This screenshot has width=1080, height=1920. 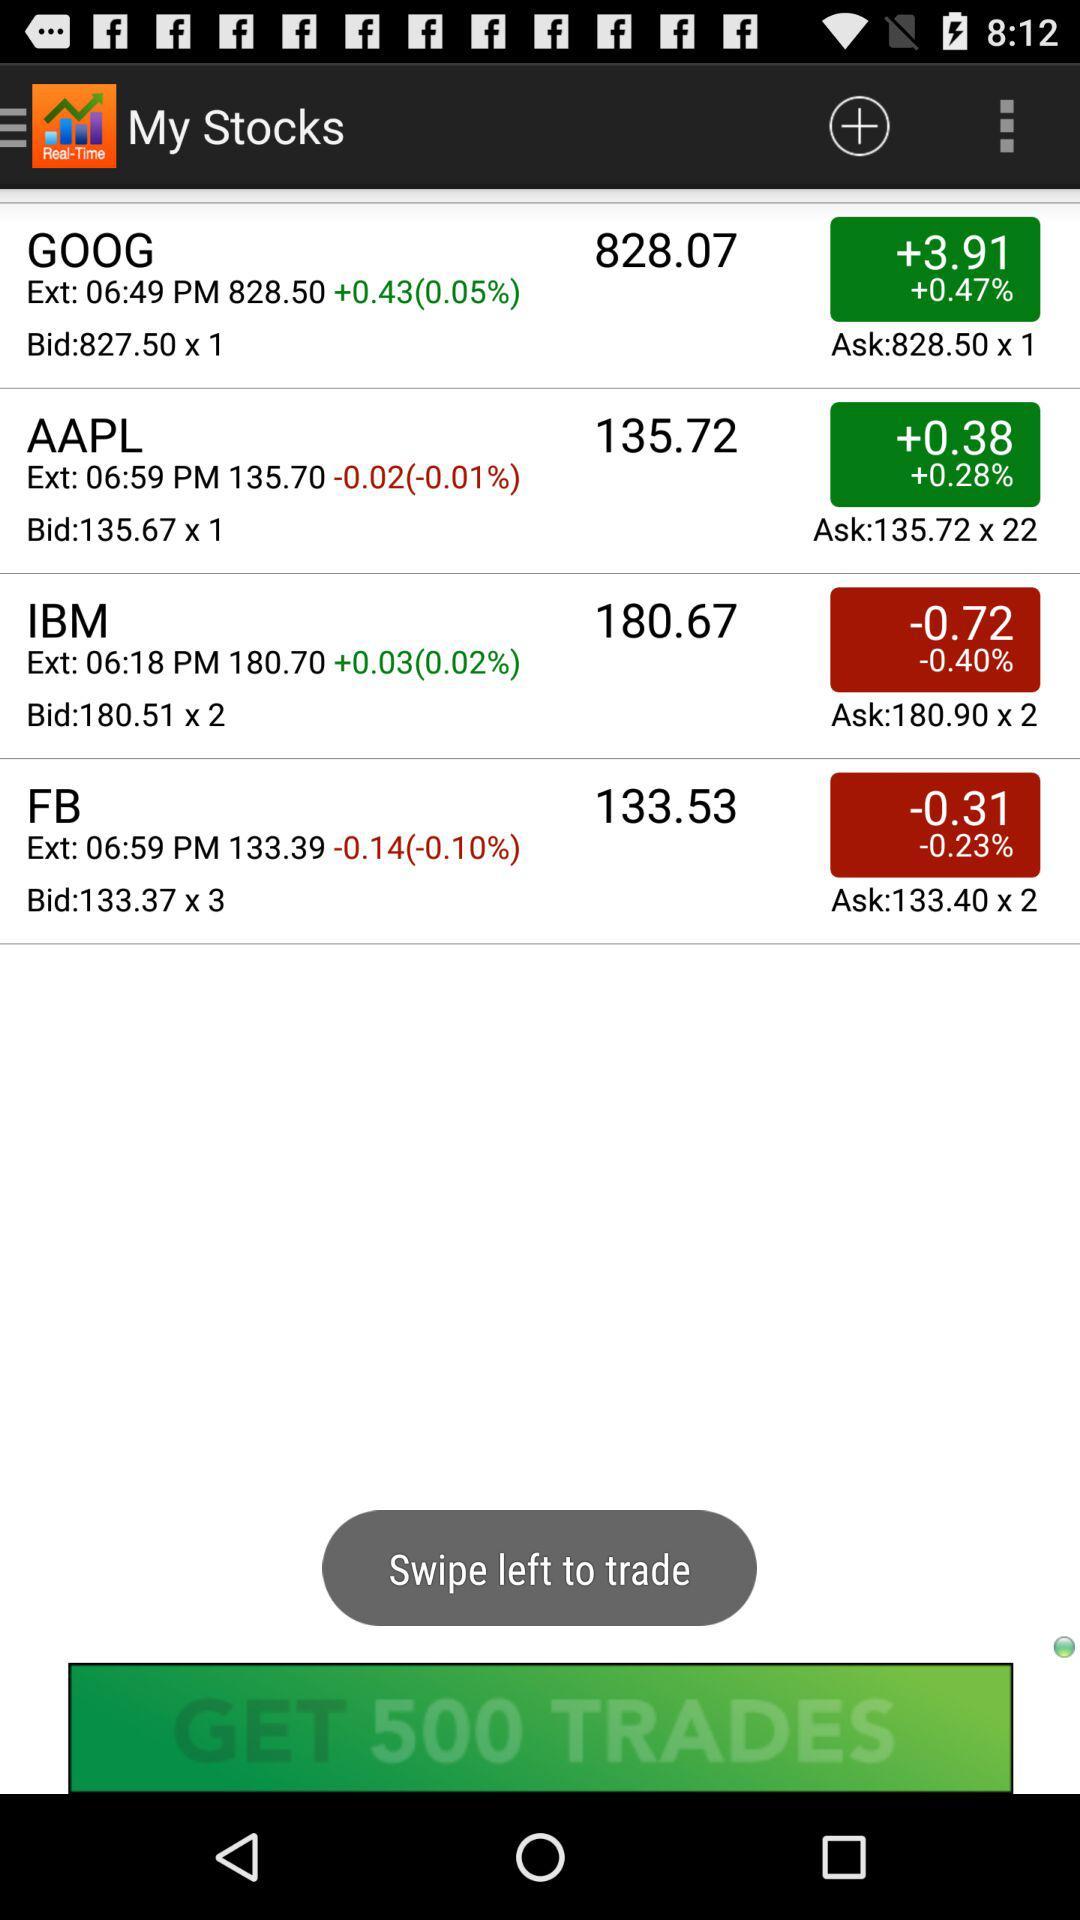 I want to click on click advertisement, so click(x=540, y=1727).